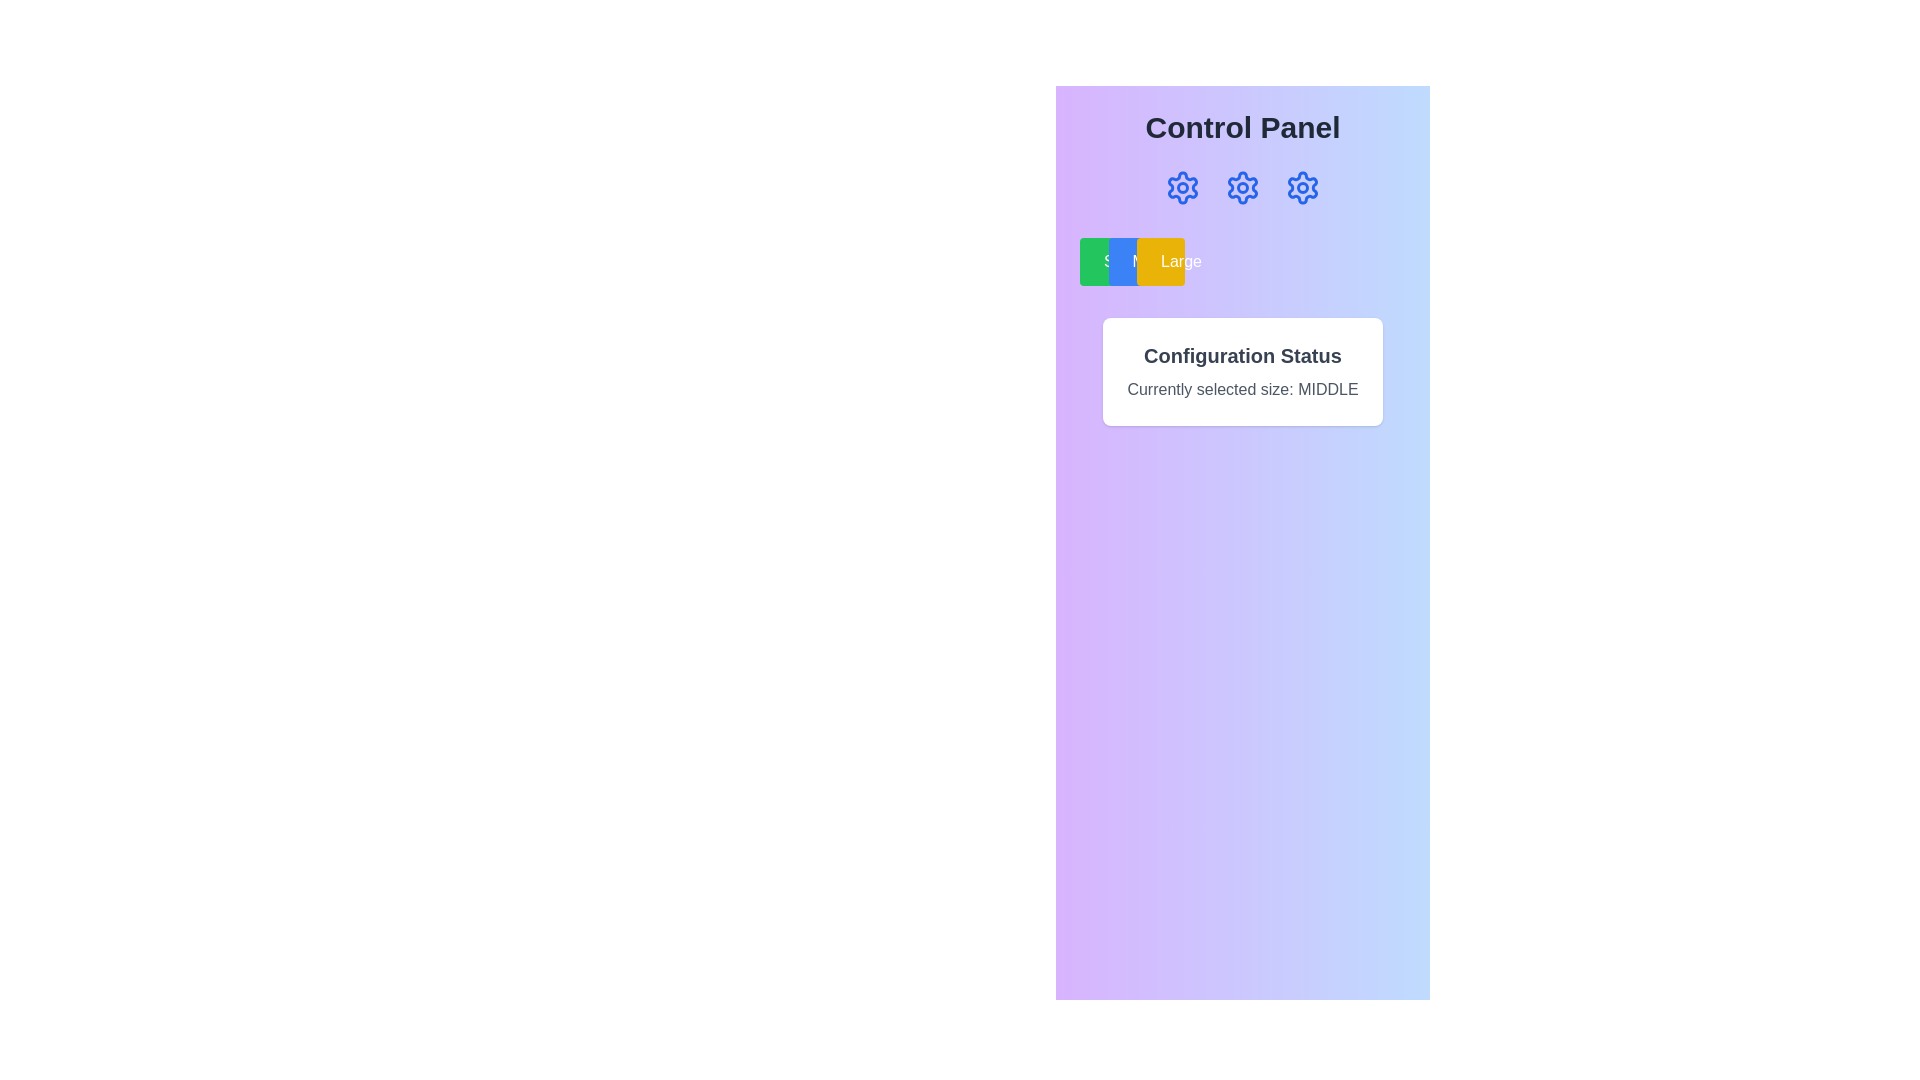 The image size is (1920, 1080). I want to click on the decorative graphic (circle within SVG) that emphasizes a feature or status within the first gear icon located in the top-center section of the interface, so click(1182, 188).